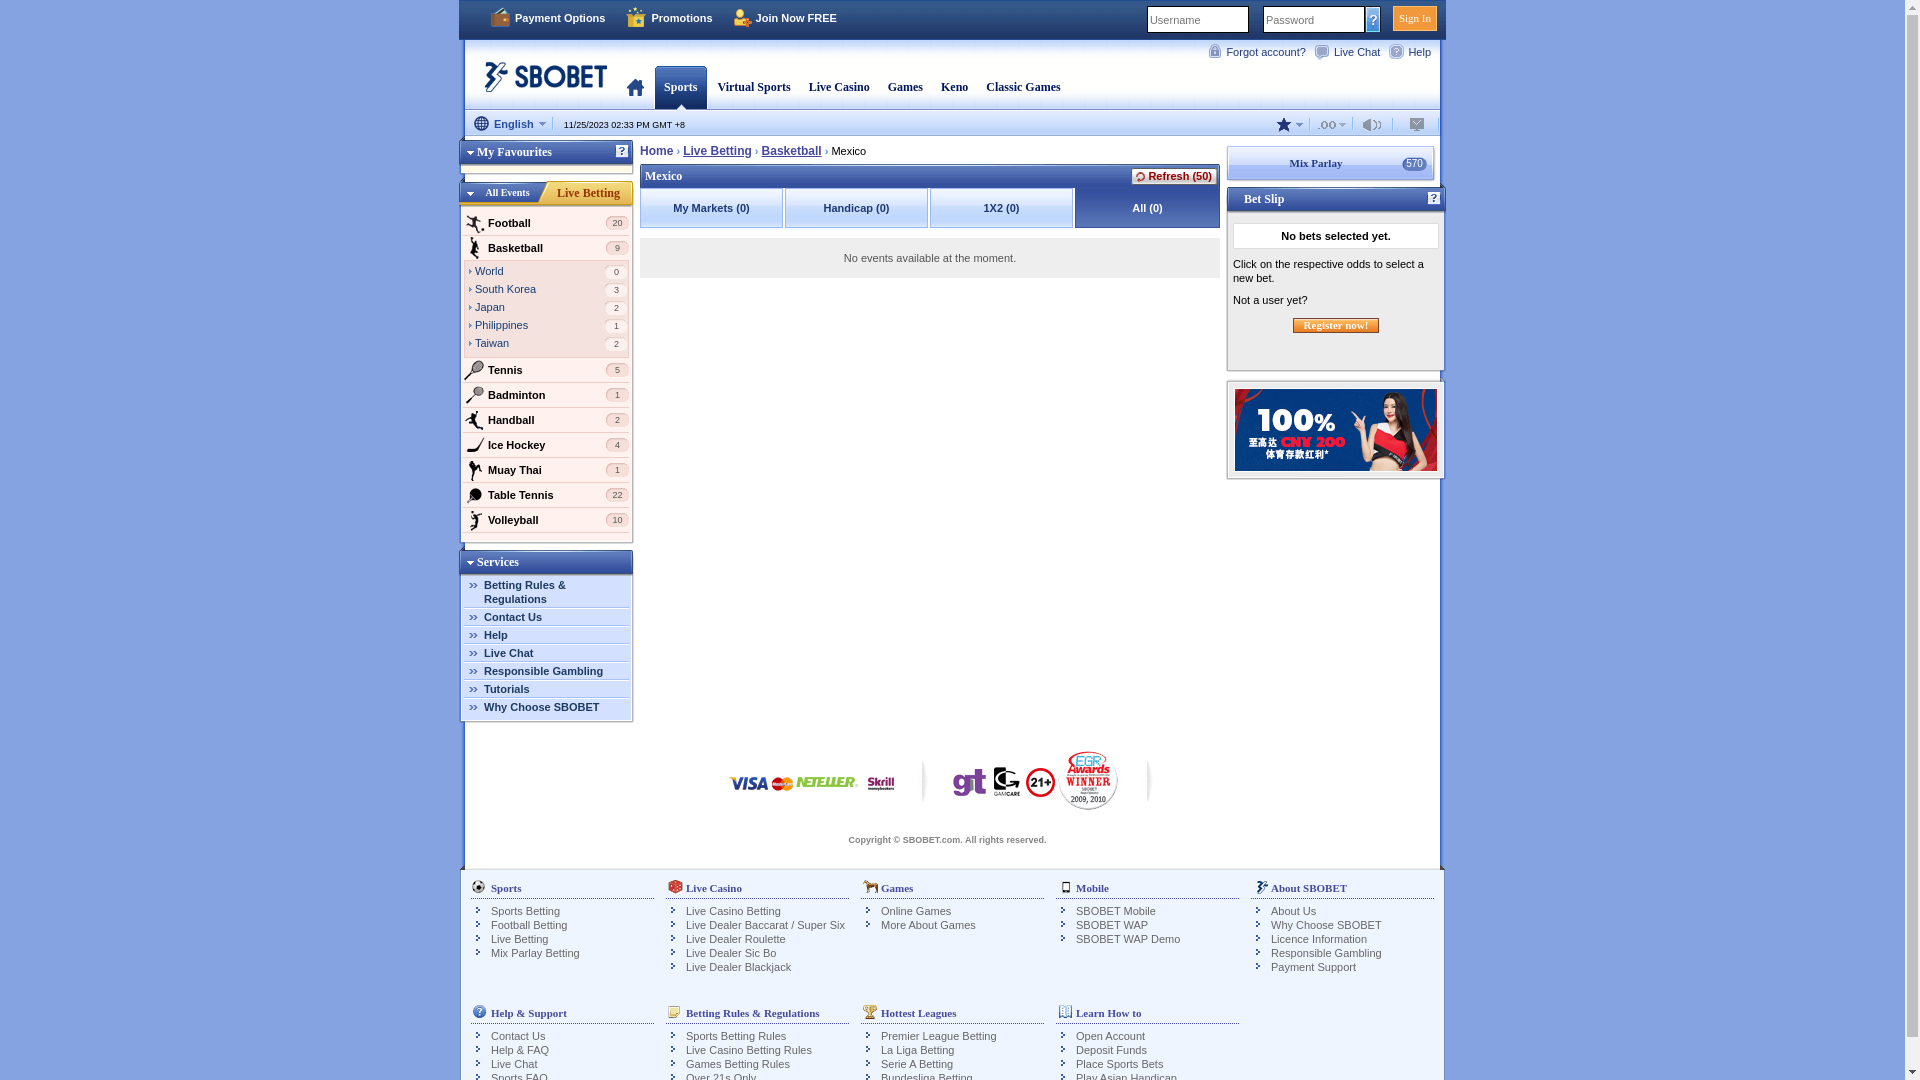  Describe the element at coordinates (461, 223) in the screenshot. I see `'Football` at that location.